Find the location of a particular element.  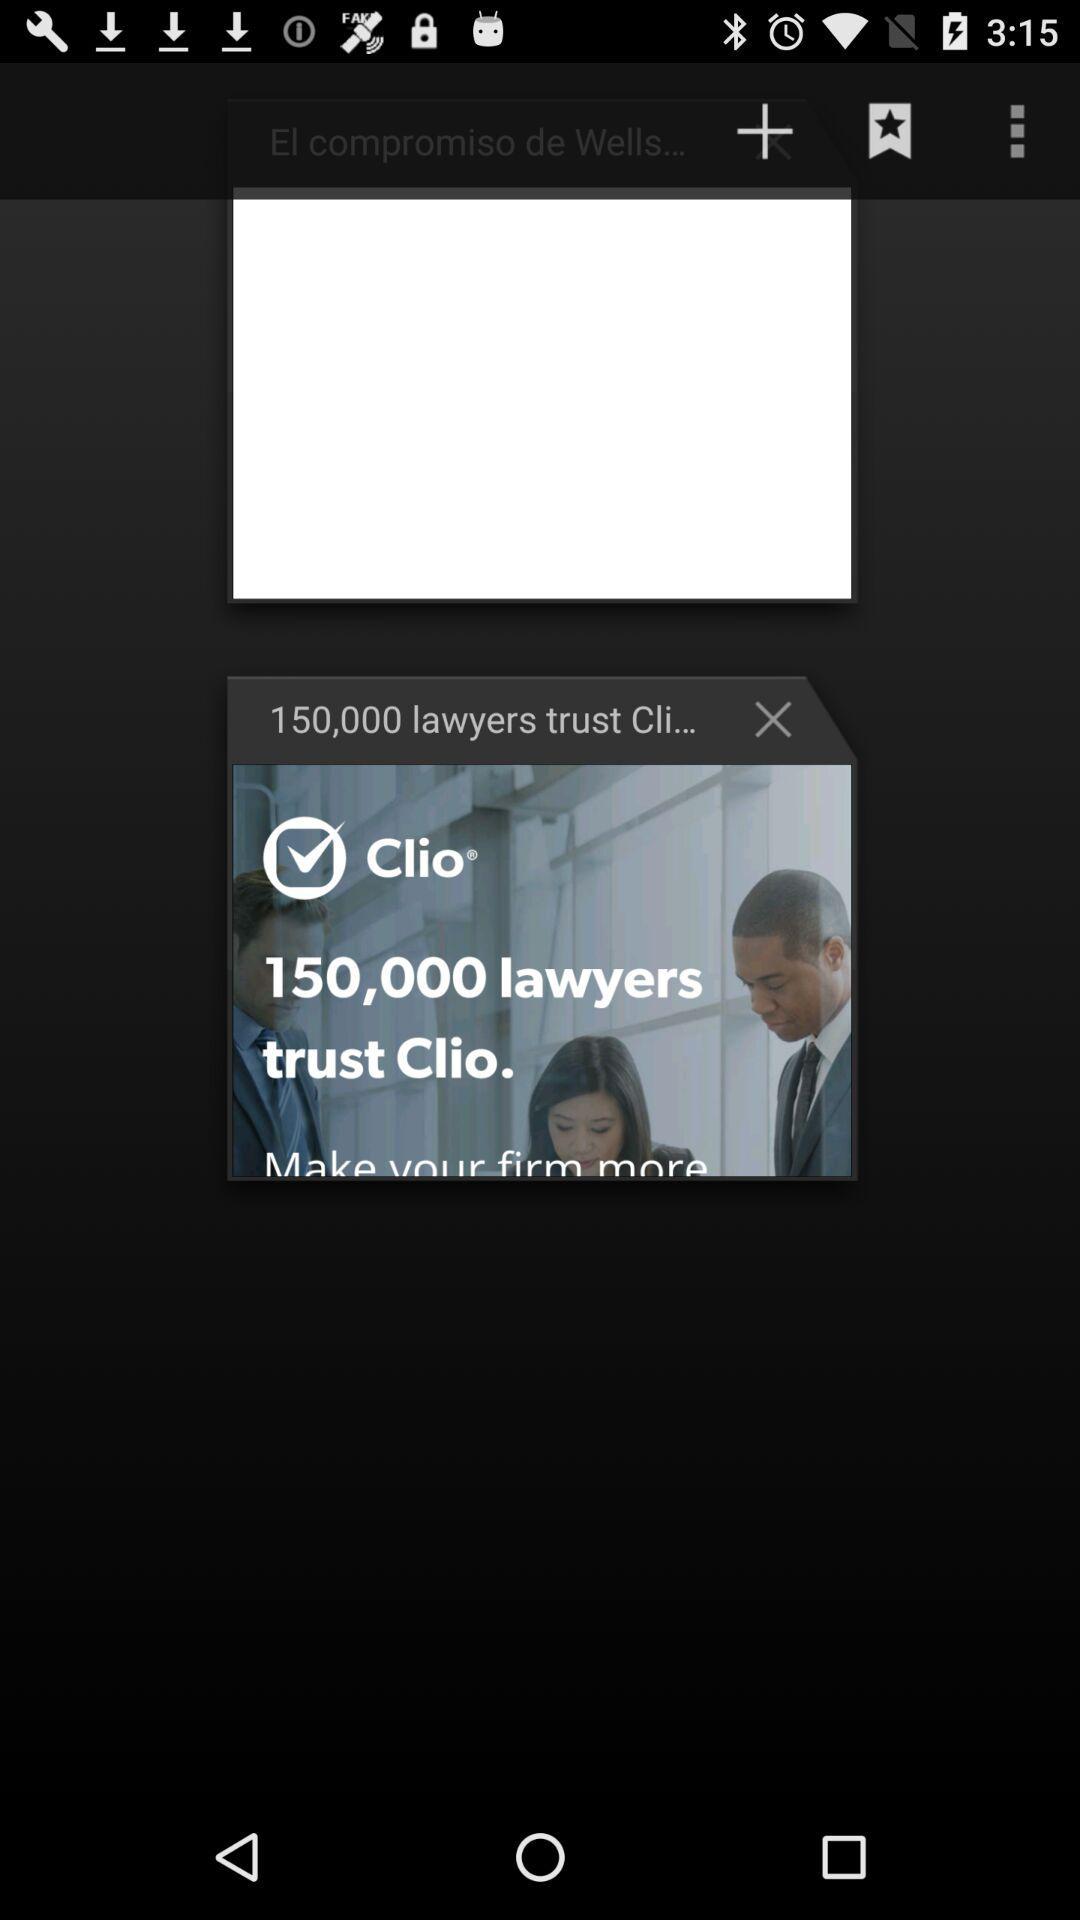

the more icon is located at coordinates (1017, 139).